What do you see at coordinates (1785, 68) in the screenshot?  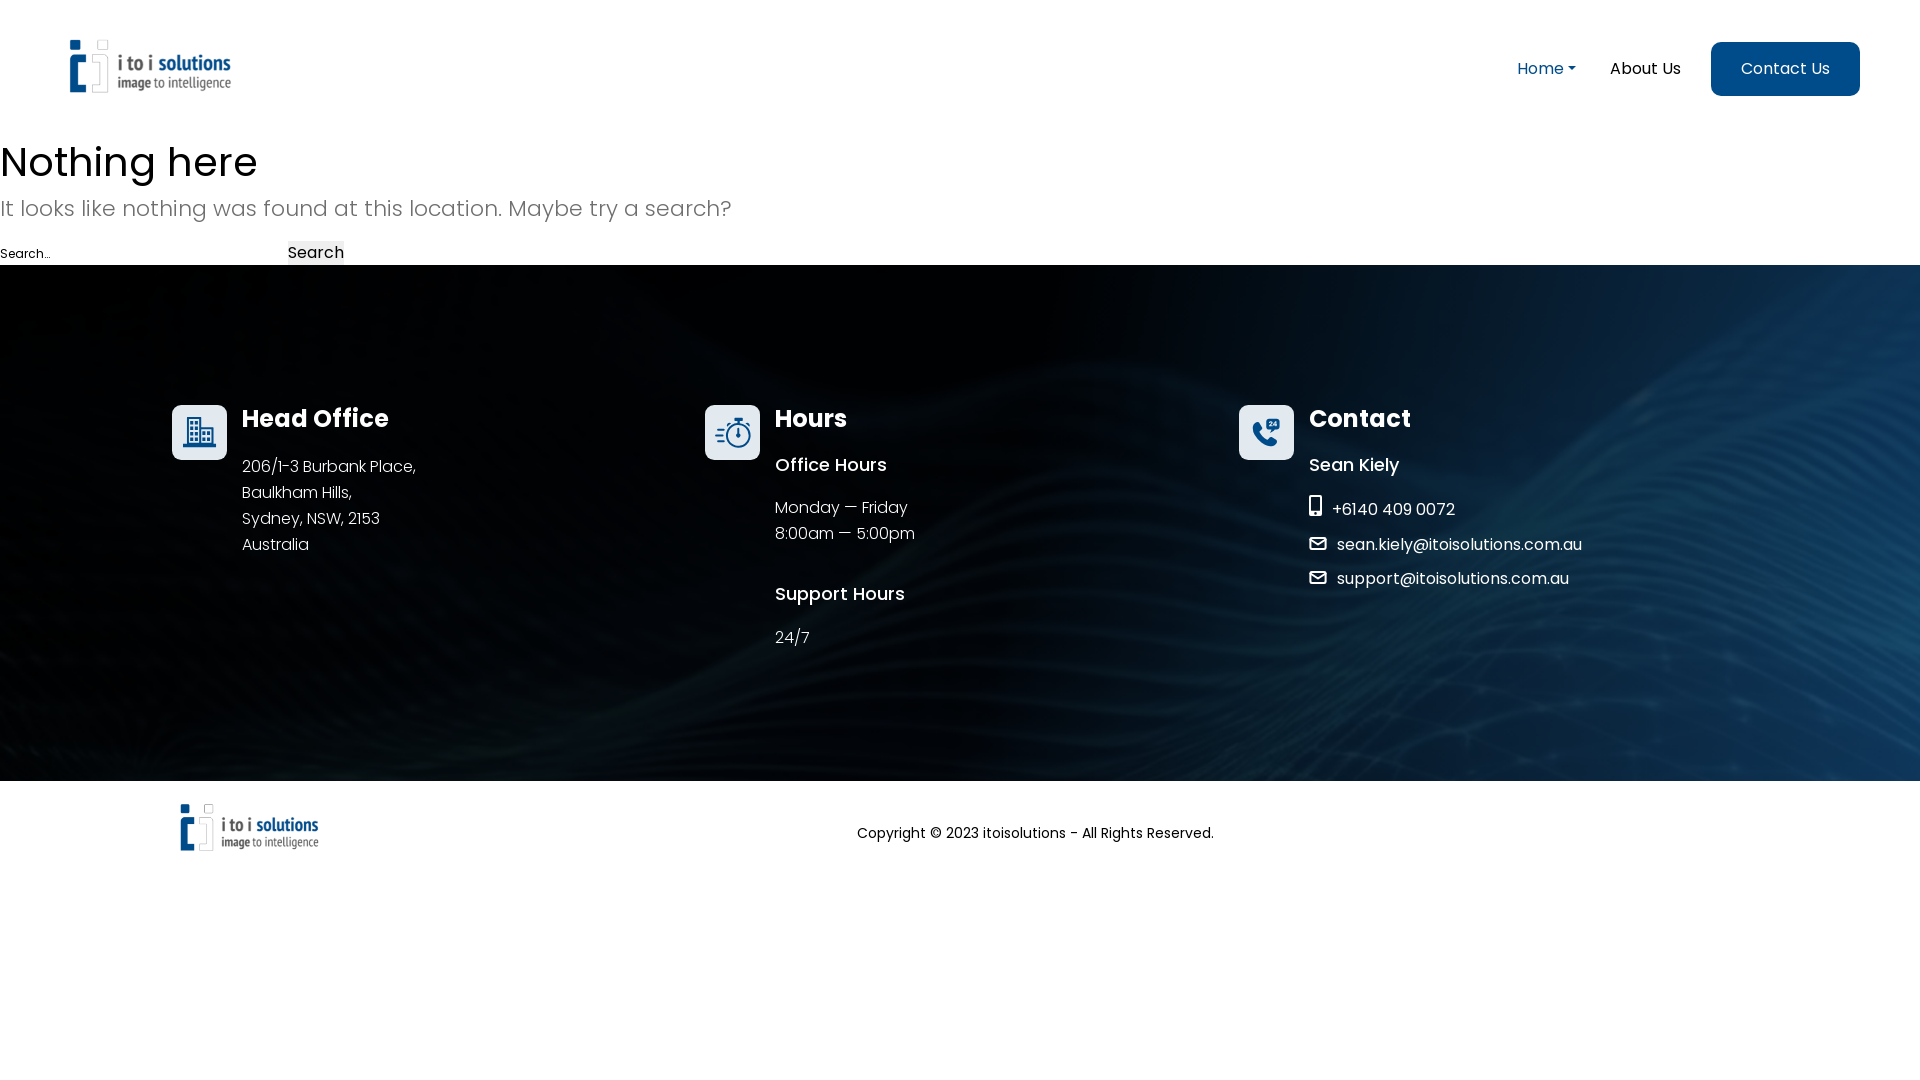 I see `'Contact Us'` at bounding box center [1785, 68].